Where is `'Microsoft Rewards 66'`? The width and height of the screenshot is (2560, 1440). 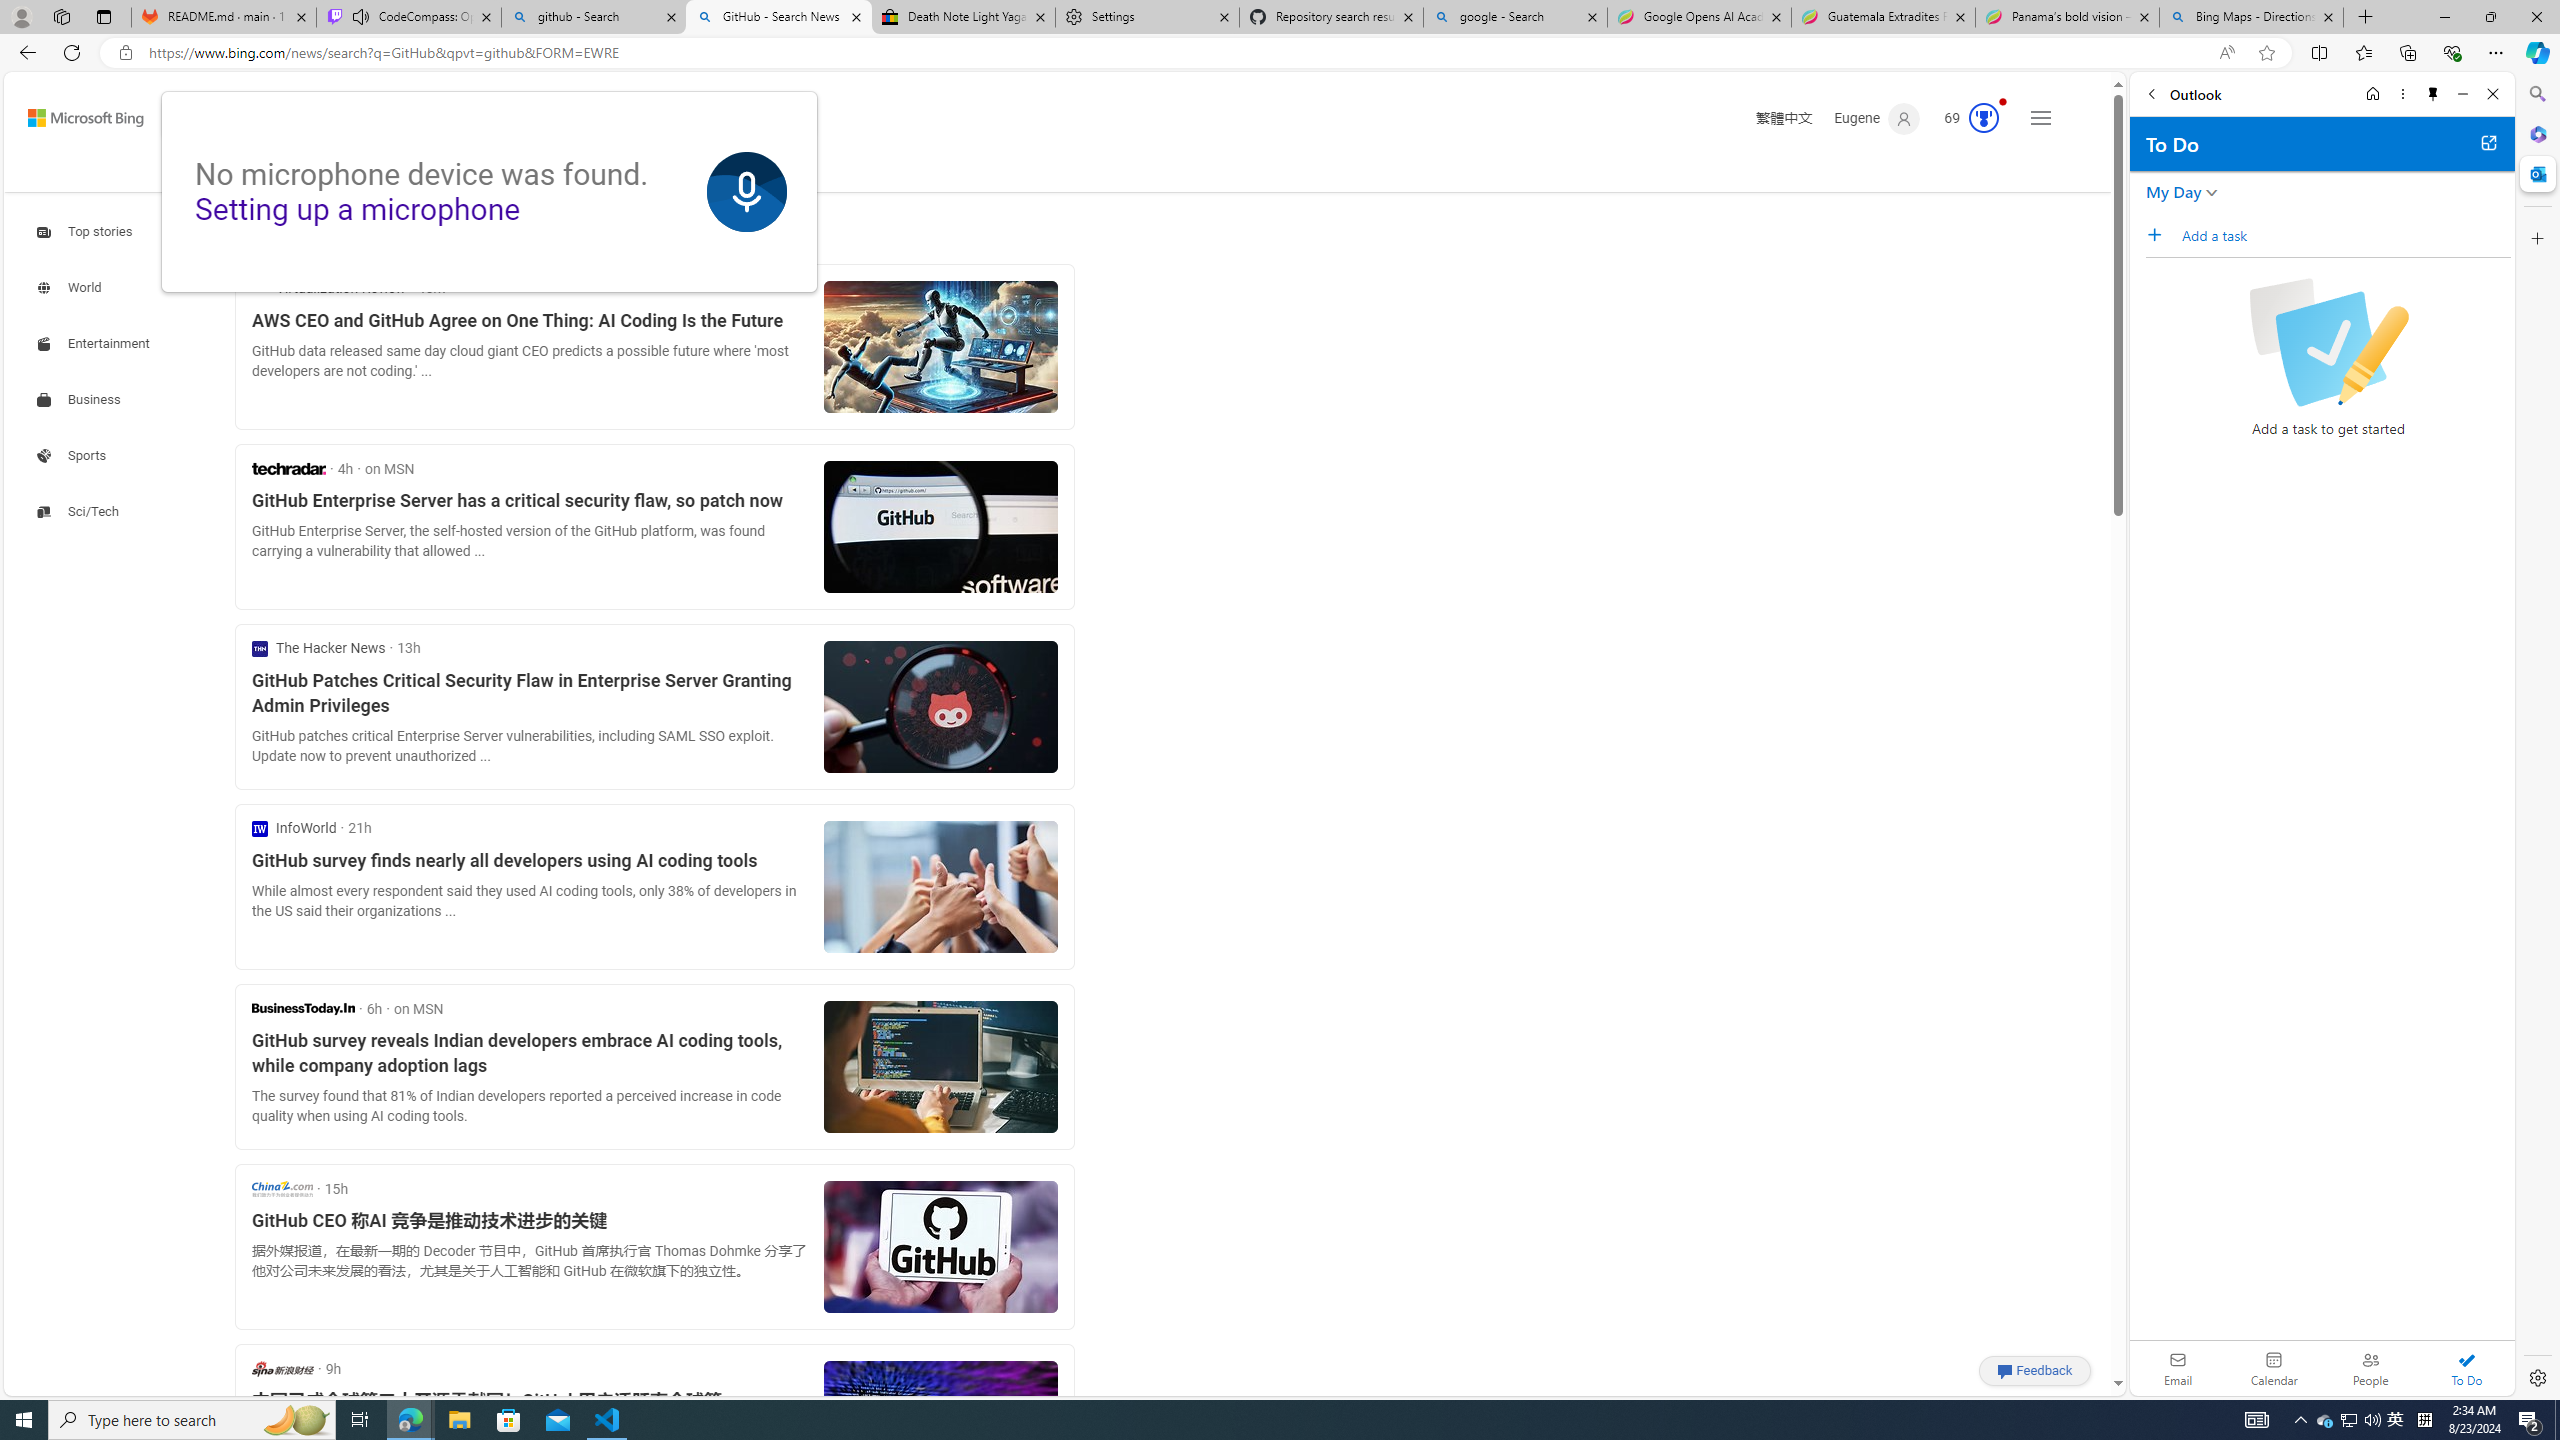 'Microsoft Rewards 66' is located at coordinates (1965, 118).